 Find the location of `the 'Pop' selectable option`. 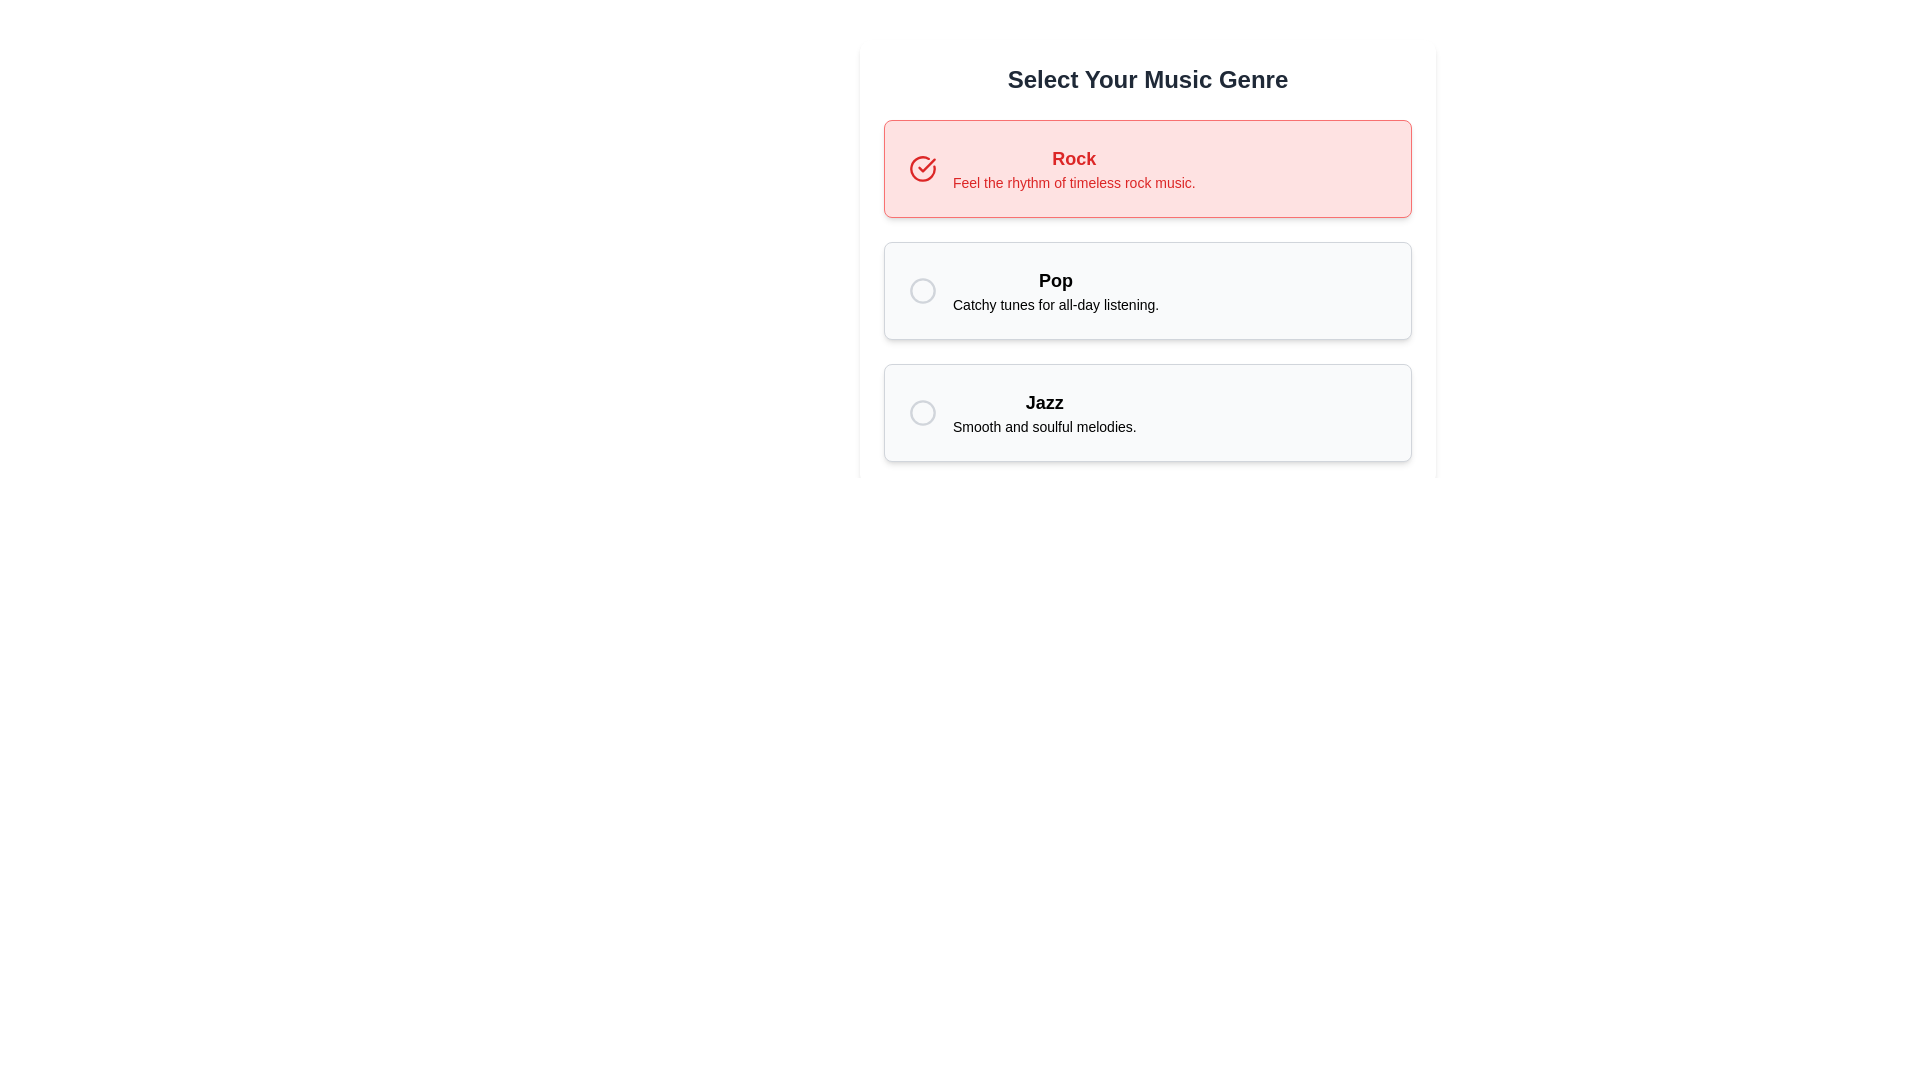

the 'Pop' selectable option is located at coordinates (1147, 261).